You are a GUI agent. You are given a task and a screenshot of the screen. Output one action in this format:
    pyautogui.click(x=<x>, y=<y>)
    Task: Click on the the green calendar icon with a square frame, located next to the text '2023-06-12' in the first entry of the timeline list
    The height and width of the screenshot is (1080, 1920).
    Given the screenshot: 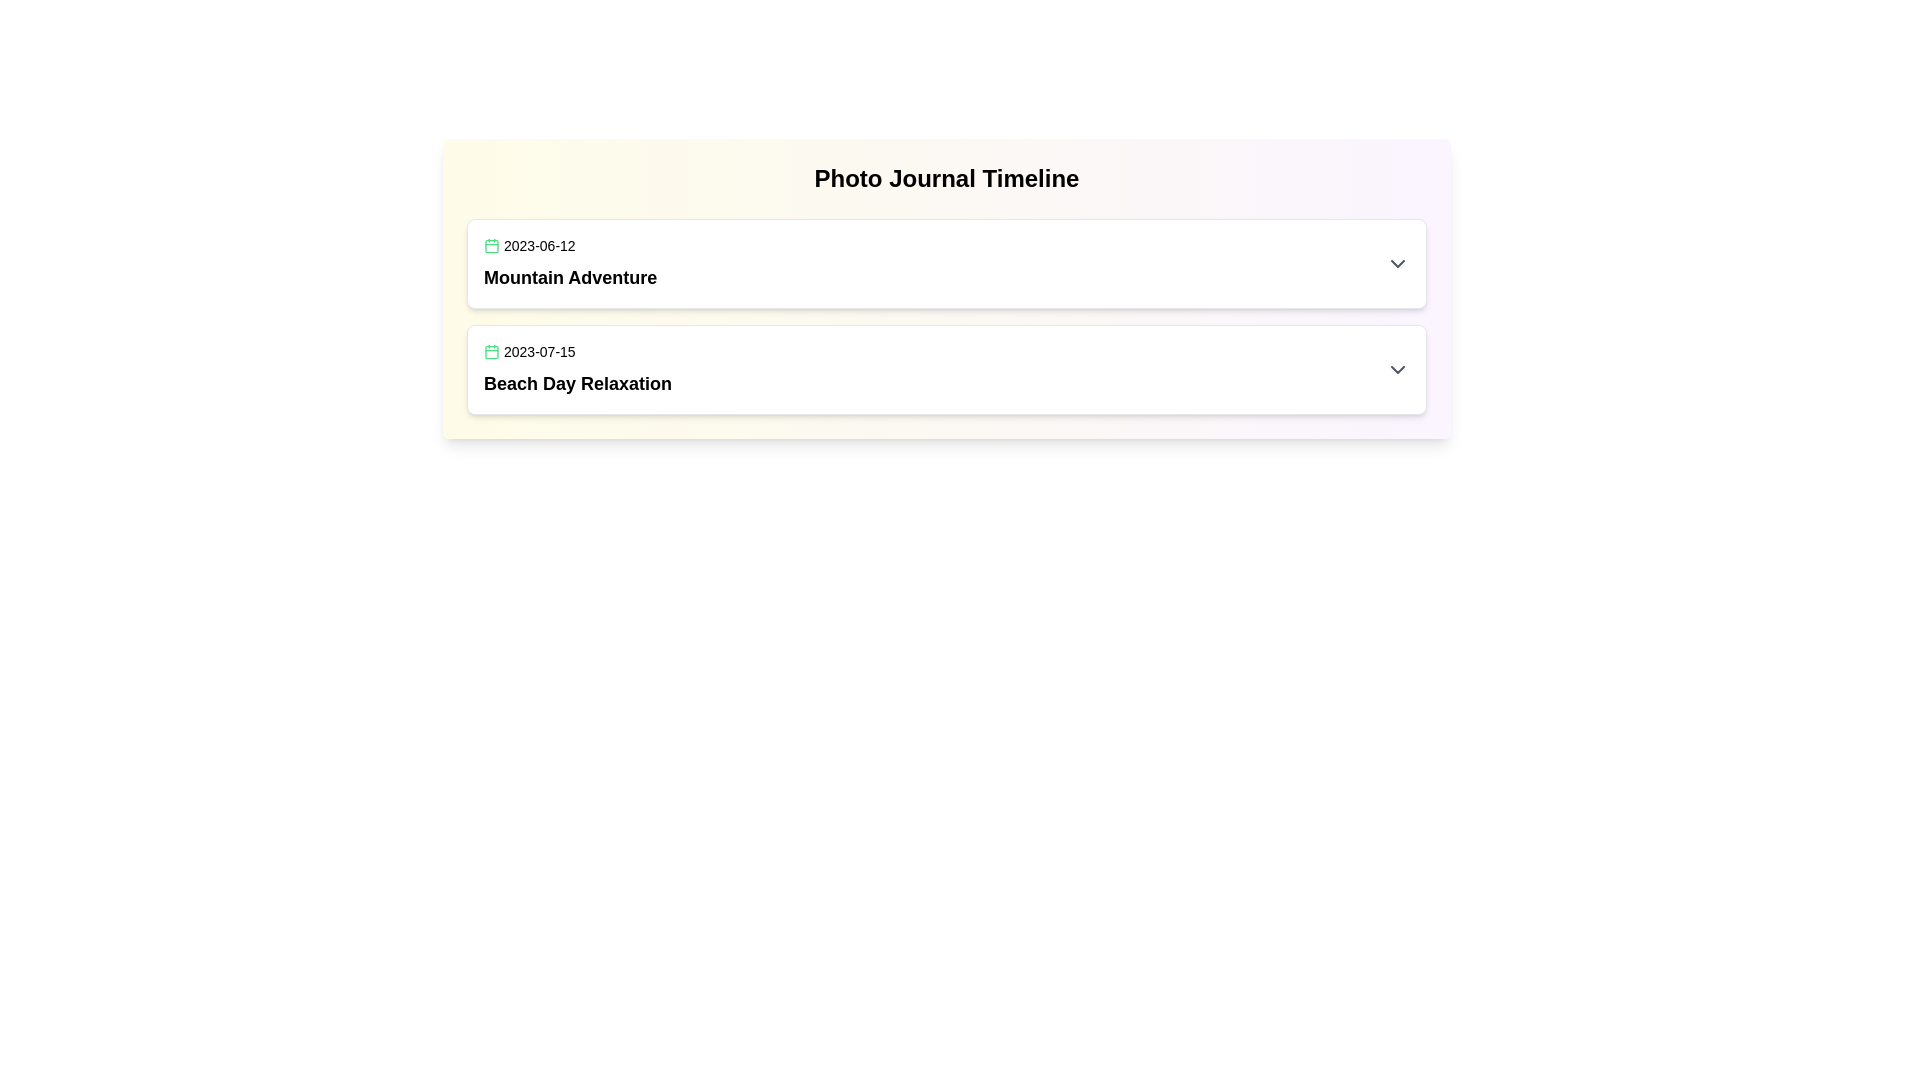 What is the action you would take?
    pyautogui.click(x=491, y=245)
    